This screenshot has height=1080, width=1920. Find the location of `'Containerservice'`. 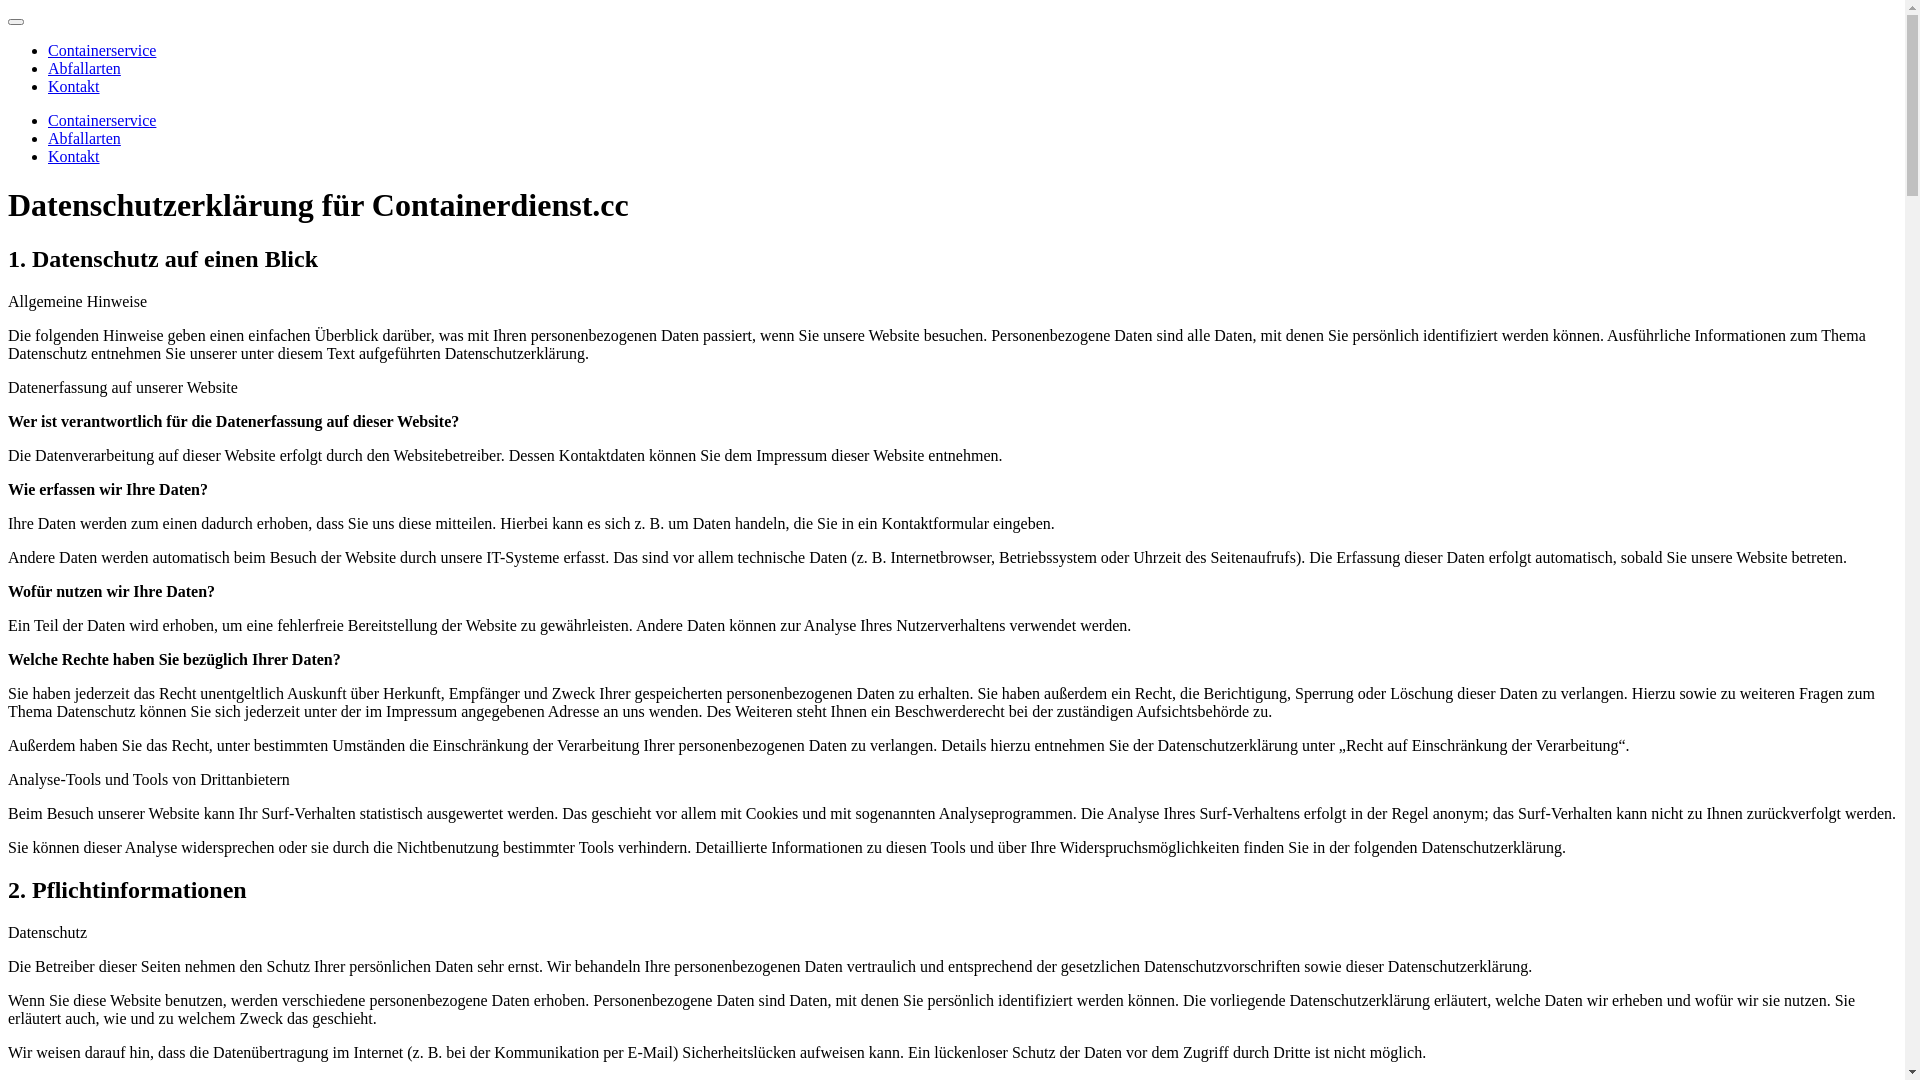

'Containerservice' is located at coordinates (100, 49).